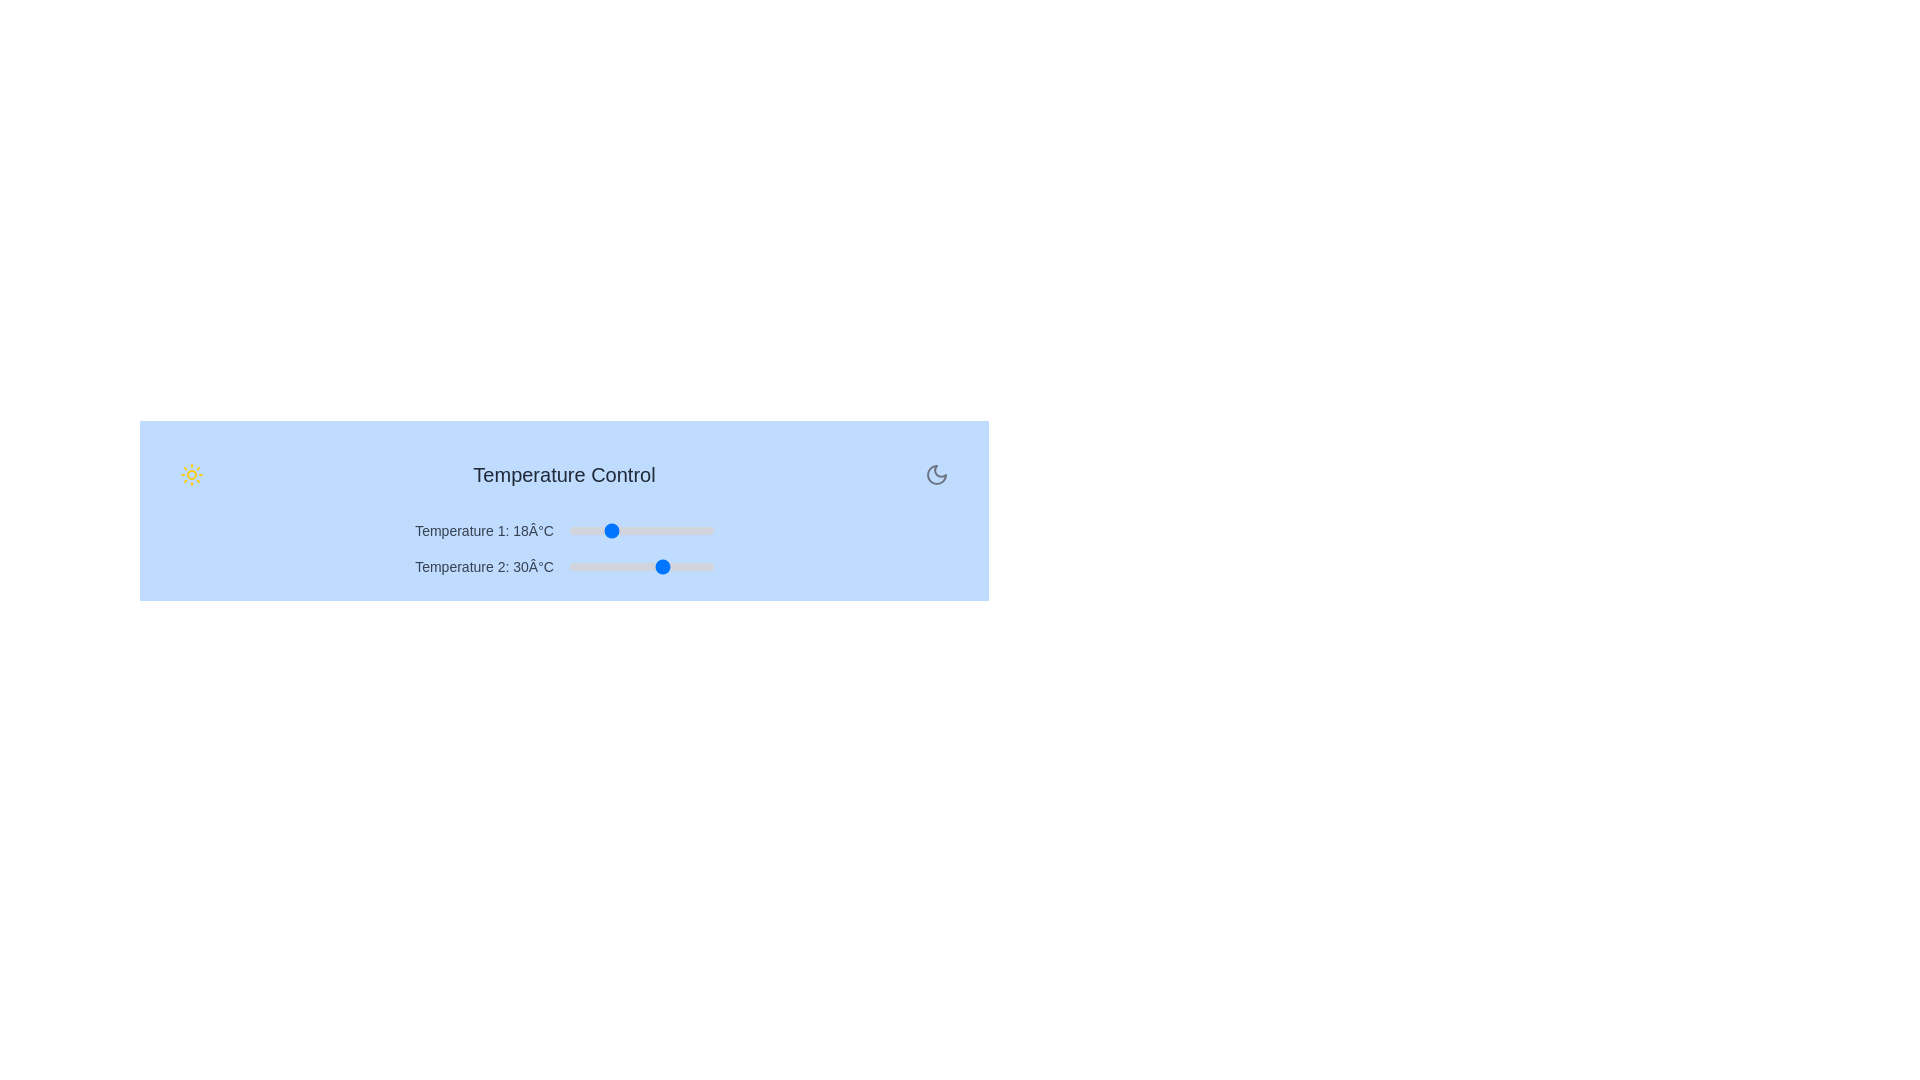  I want to click on the slider located near the label indicating the second temperature setting of 30°C to adjust the temperature settings, so click(484, 567).